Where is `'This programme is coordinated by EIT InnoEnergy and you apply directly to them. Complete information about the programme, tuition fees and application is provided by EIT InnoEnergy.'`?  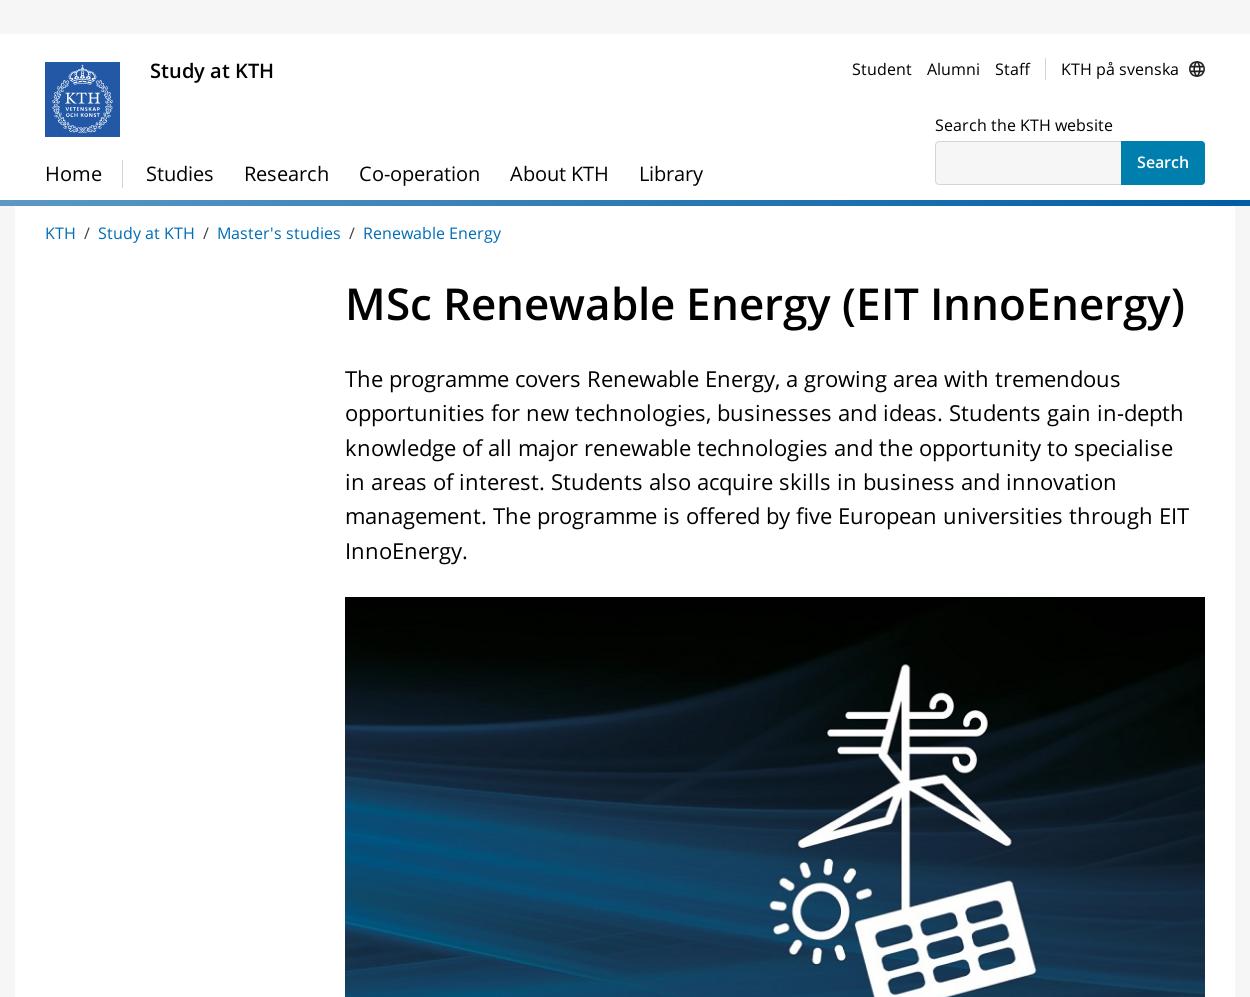 'This programme is coordinated by EIT InnoEnergy and you apply directly to them. Complete information about the programme, tuition fees and application is provided by EIT InnoEnergy.' is located at coordinates (375, 233).